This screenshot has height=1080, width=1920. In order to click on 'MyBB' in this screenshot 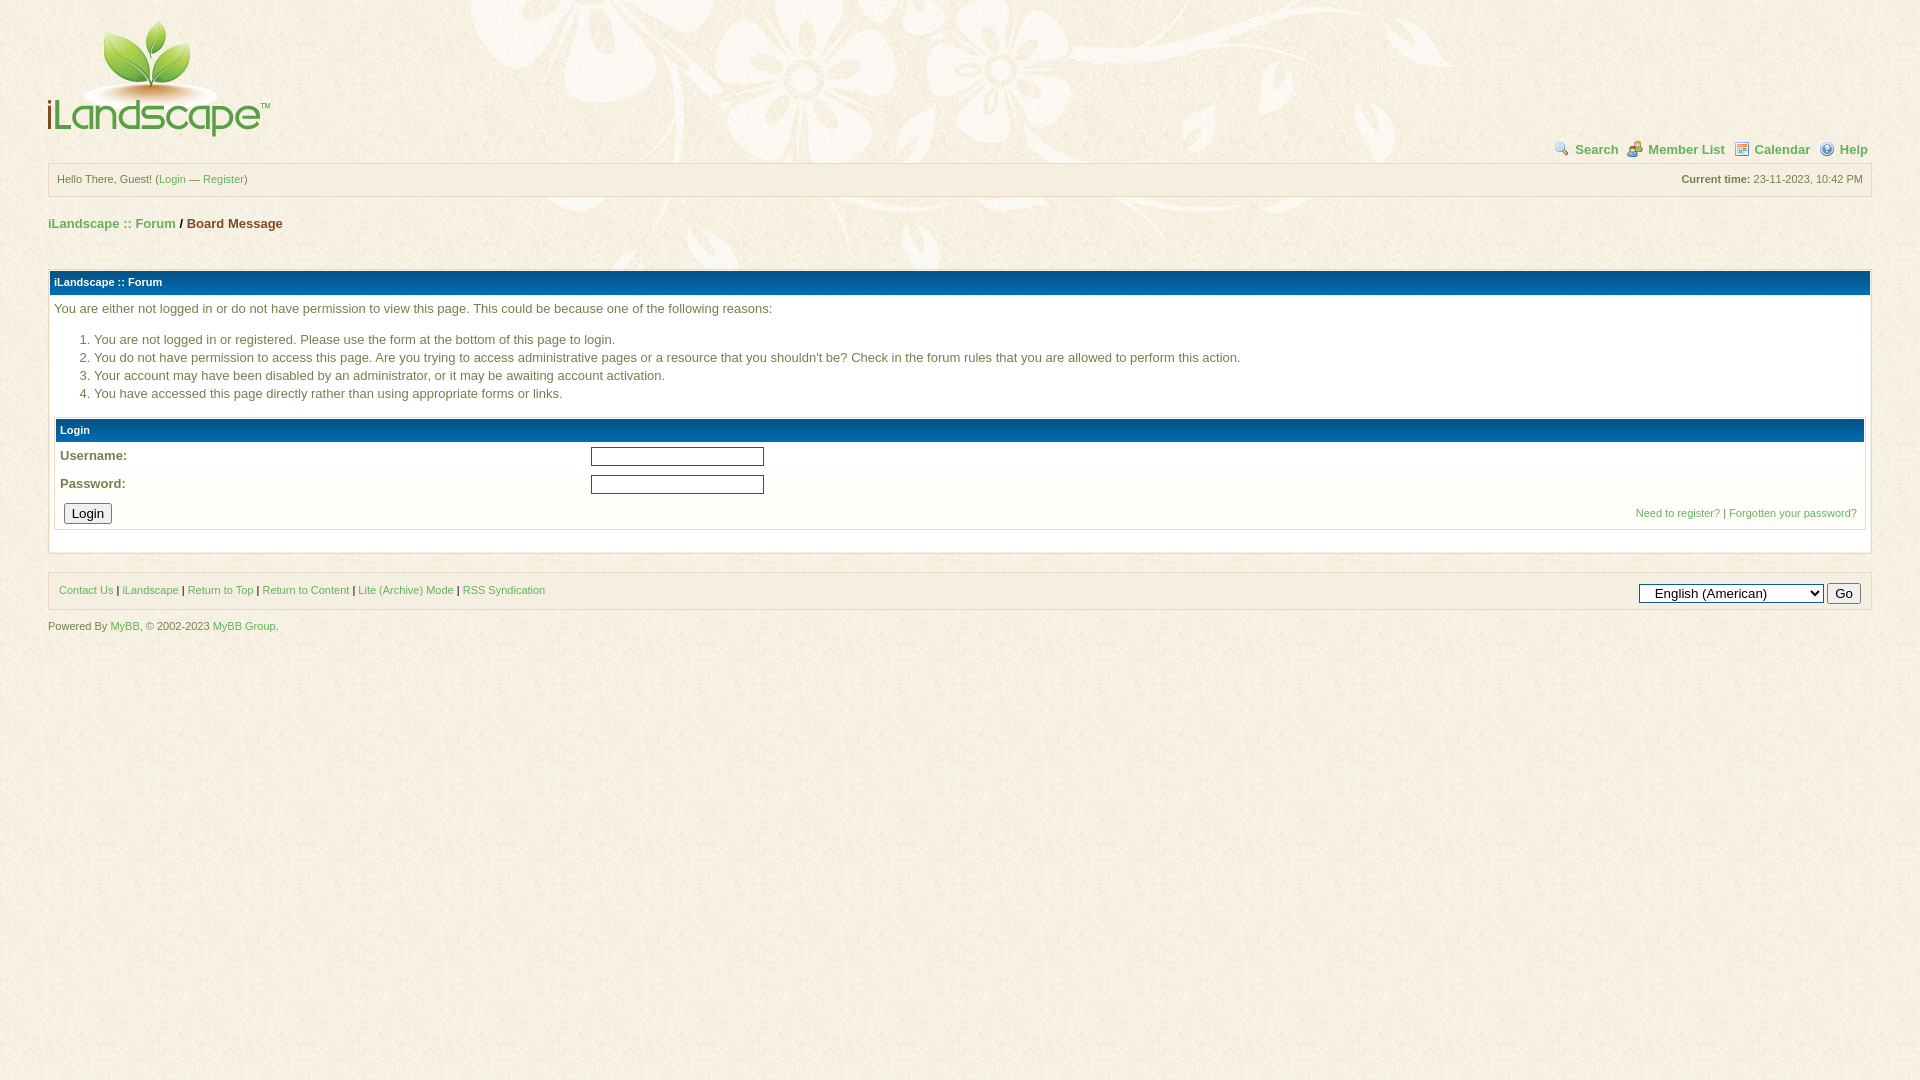, I will do `click(123, 624)`.